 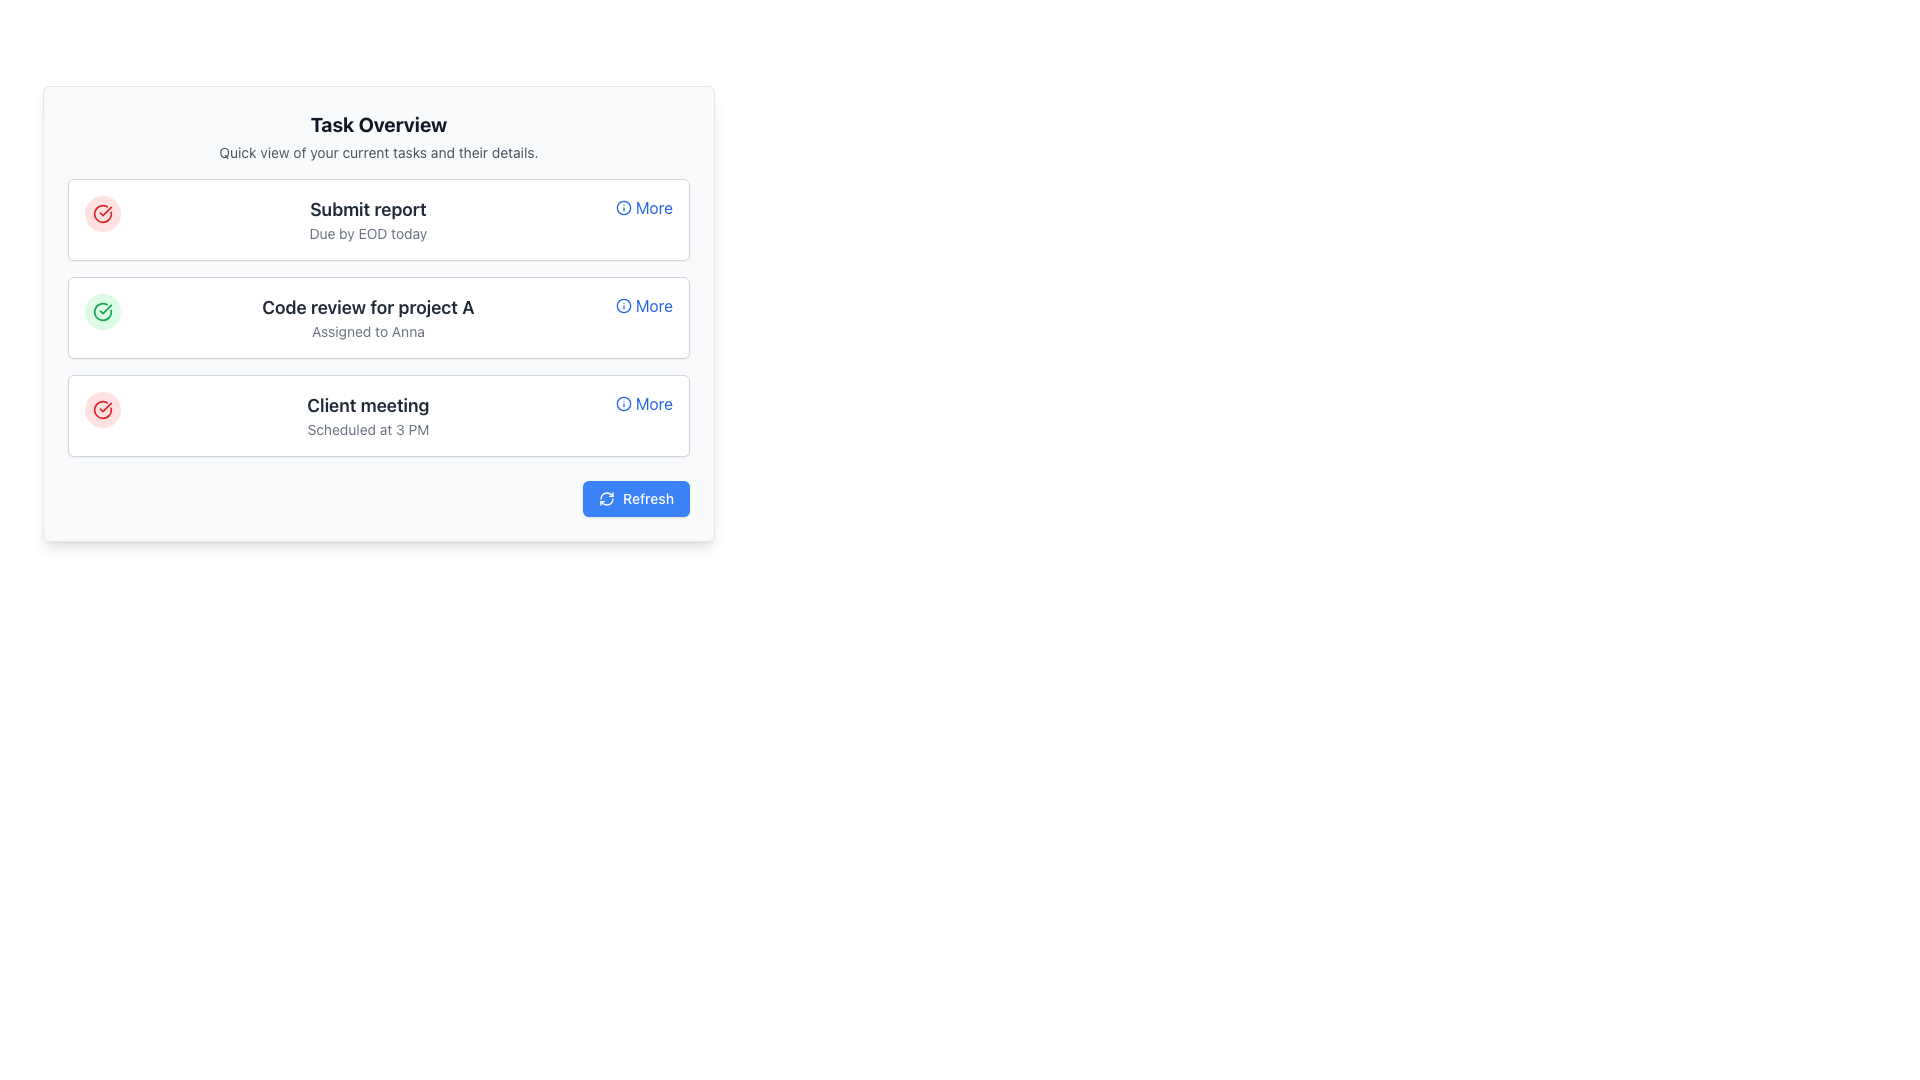 I want to click on the status indicator icon located in the second row of list items for the task titled 'Code review for project A', so click(x=101, y=312).